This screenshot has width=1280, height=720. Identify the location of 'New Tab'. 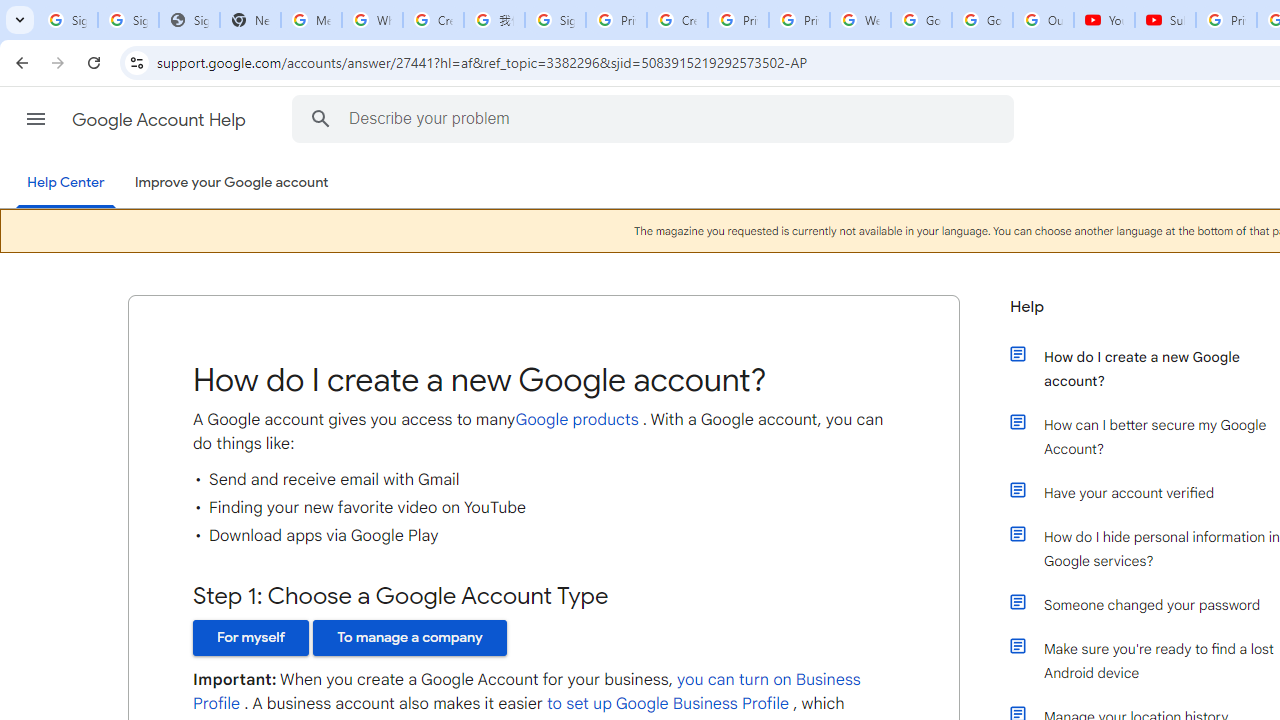
(249, 20).